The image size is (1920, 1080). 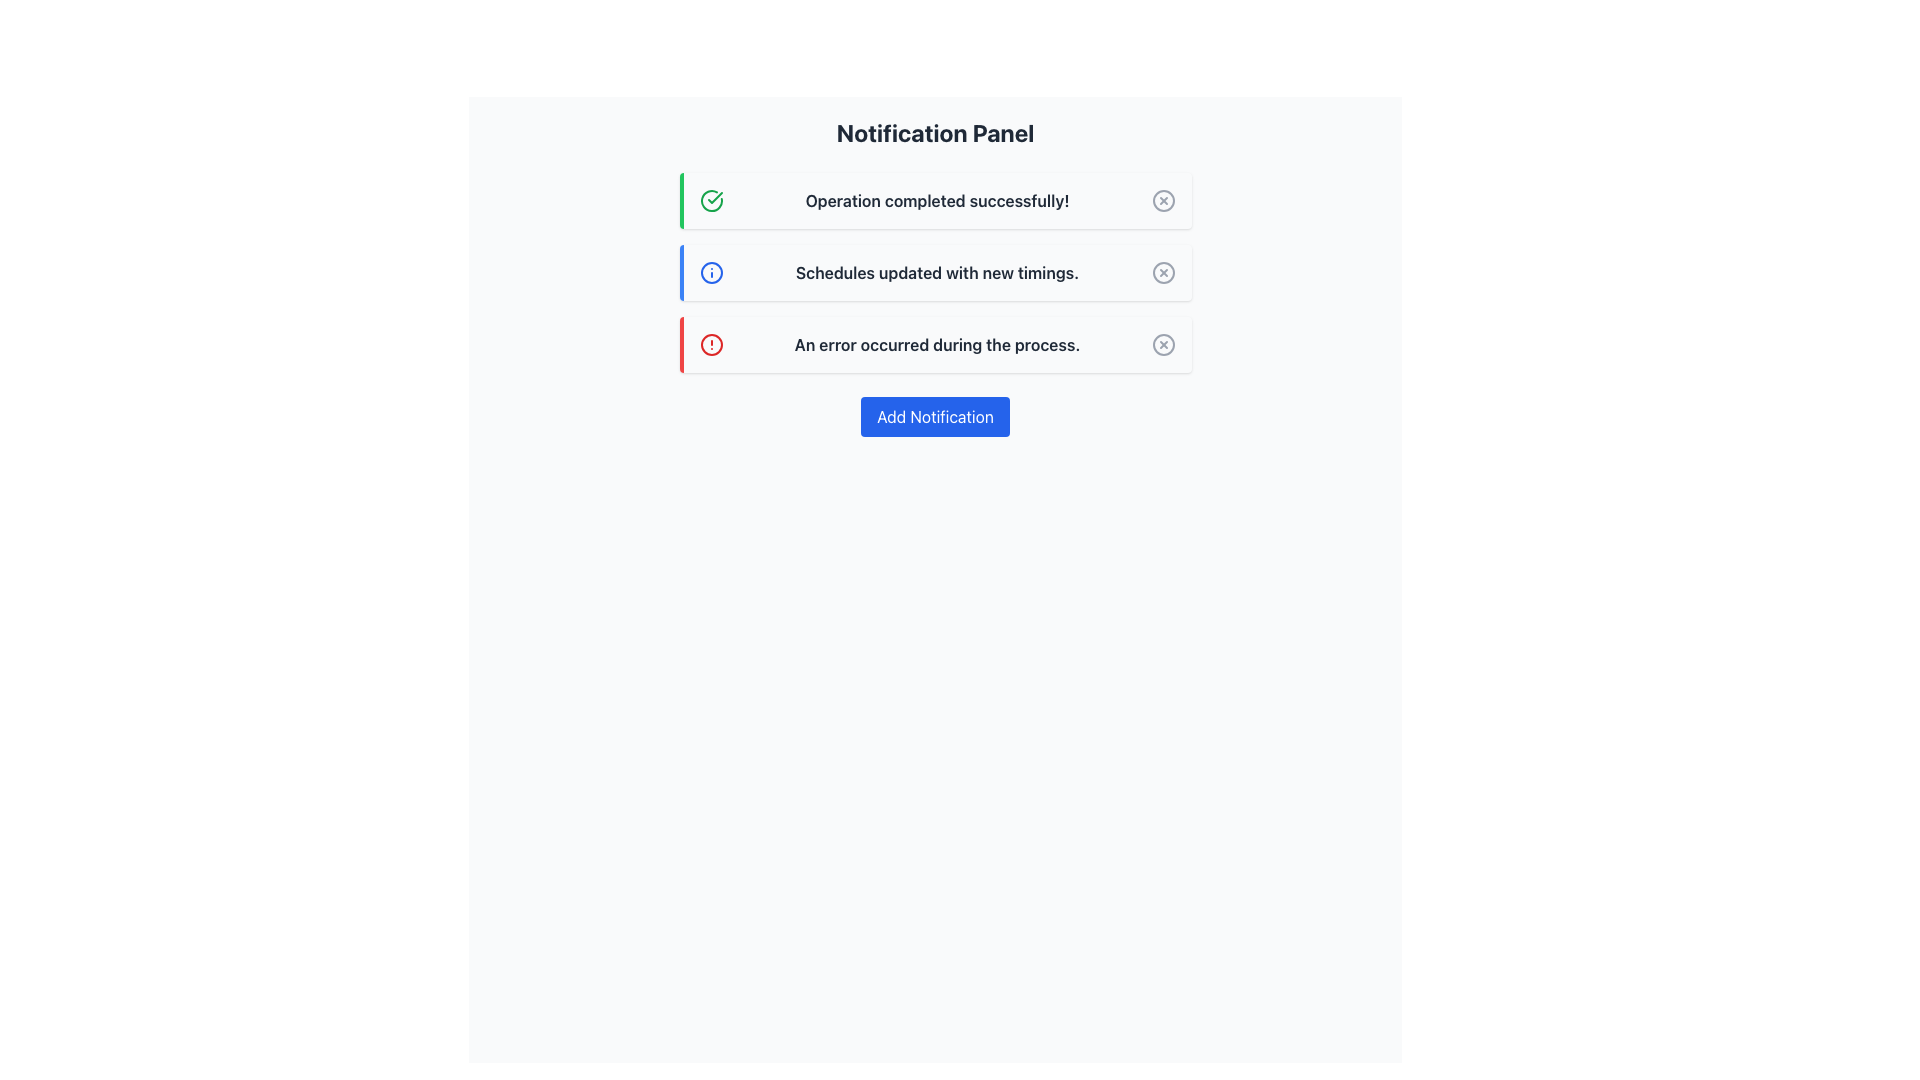 I want to click on the text label stating 'Schedules updated with new timings.' which is part of the notification card in the middle section of a vertical list of notifications, so click(x=936, y=273).